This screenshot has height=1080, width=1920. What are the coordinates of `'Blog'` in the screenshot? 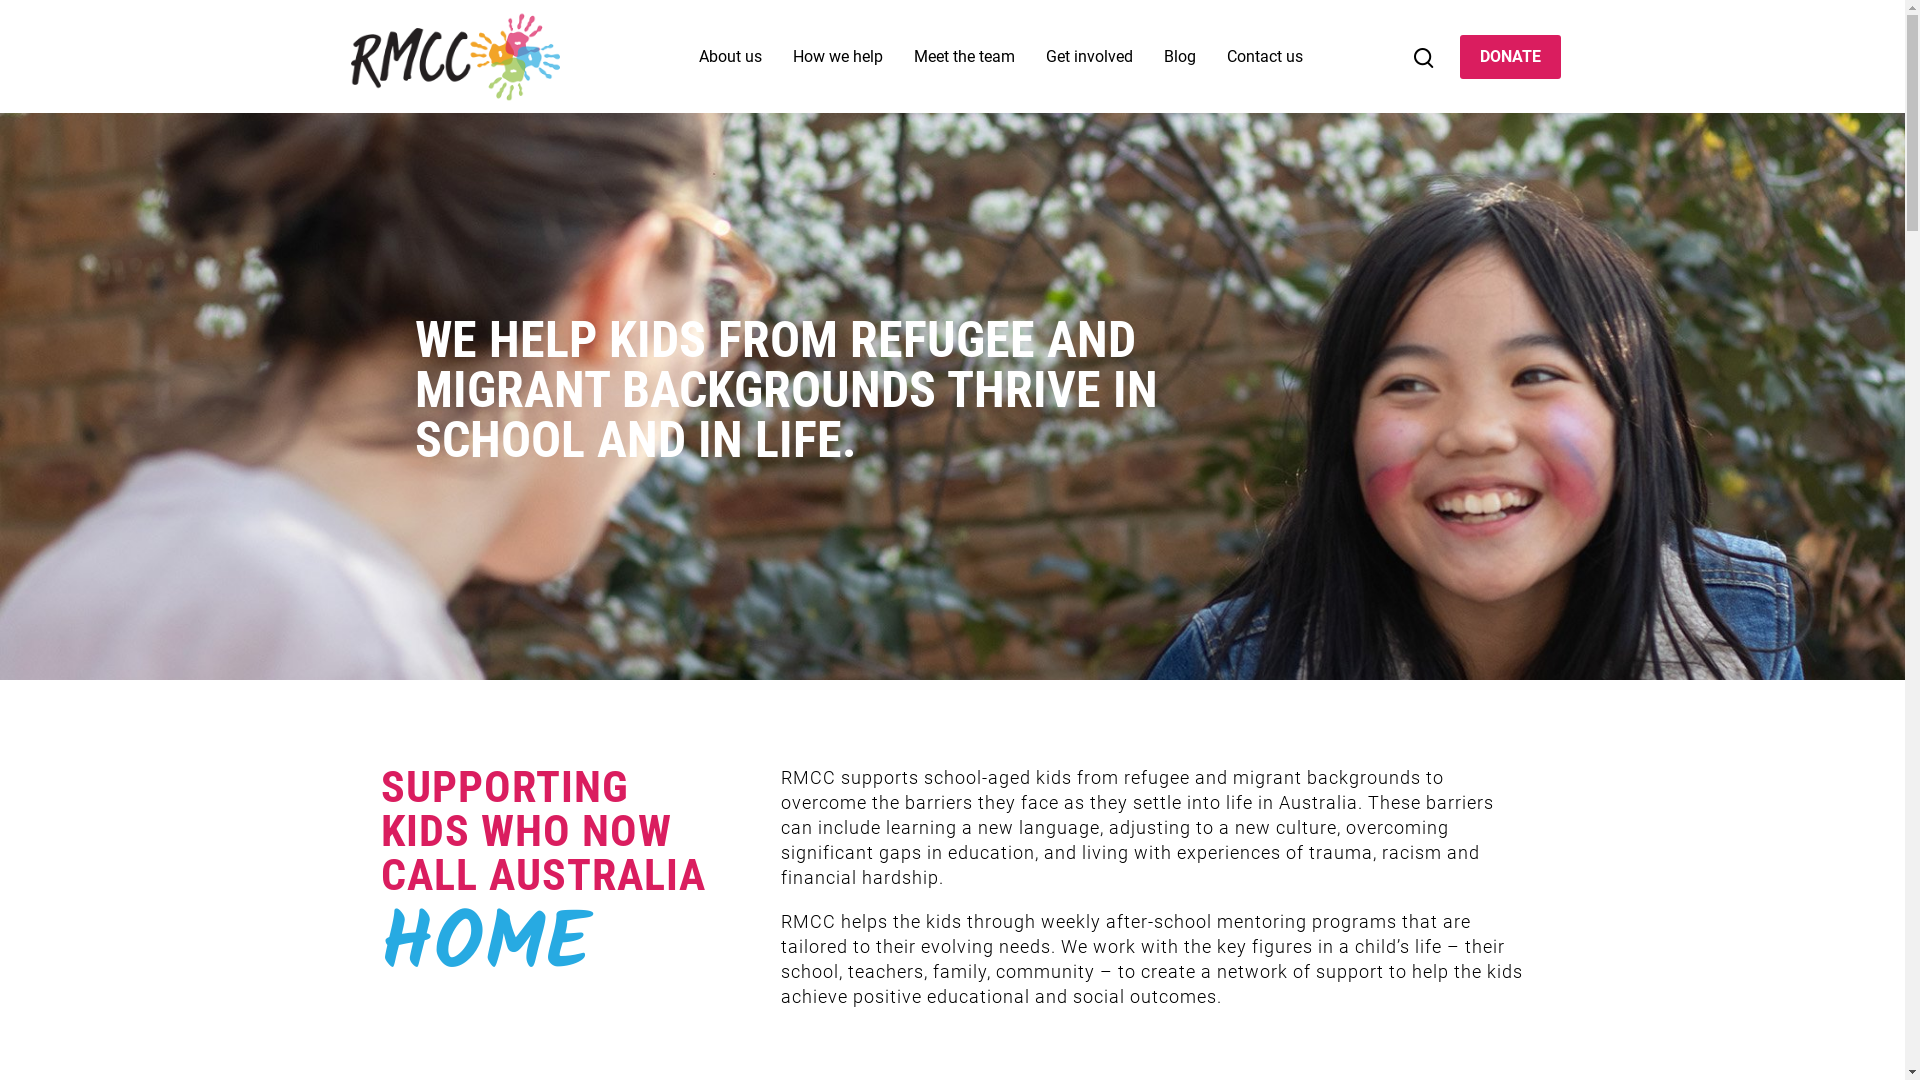 It's located at (1163, 65).